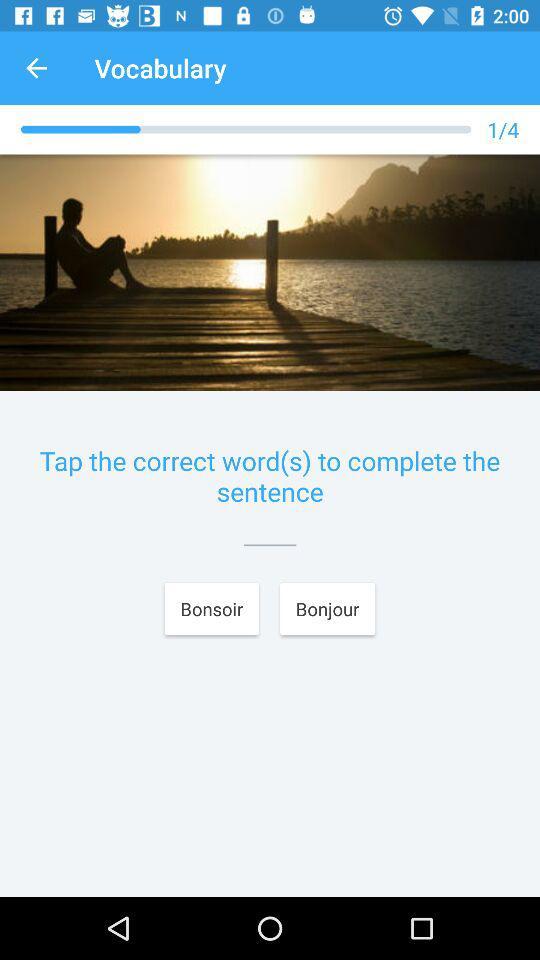 The width and height of the screenshot is (540, 960). I want to click on the app next to vocabulary app, so click(36, 68).